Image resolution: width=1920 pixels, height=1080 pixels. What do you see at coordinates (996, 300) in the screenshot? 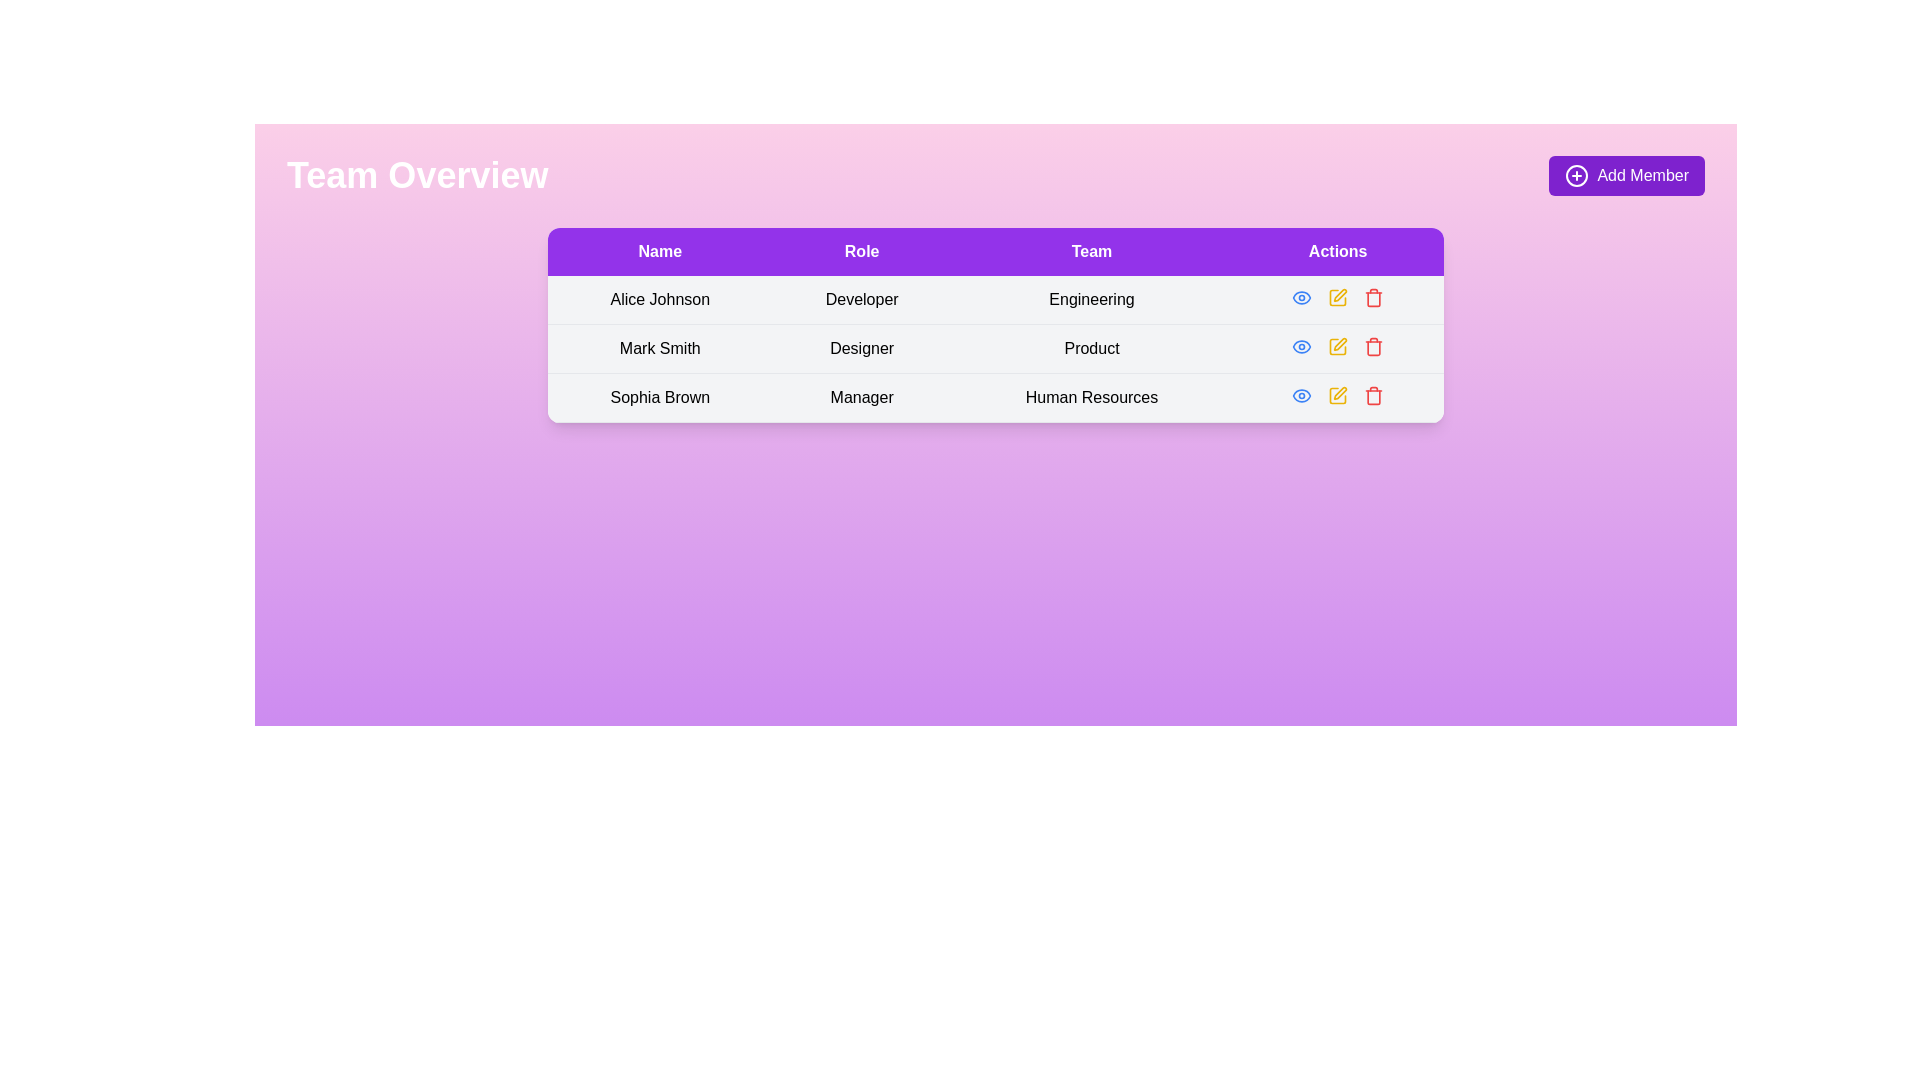
I see `the first table row containing information about the team member 'Alice Johnson', who is a 'Developer' in the 'Engineering' team` at bounding box center [996, 300].